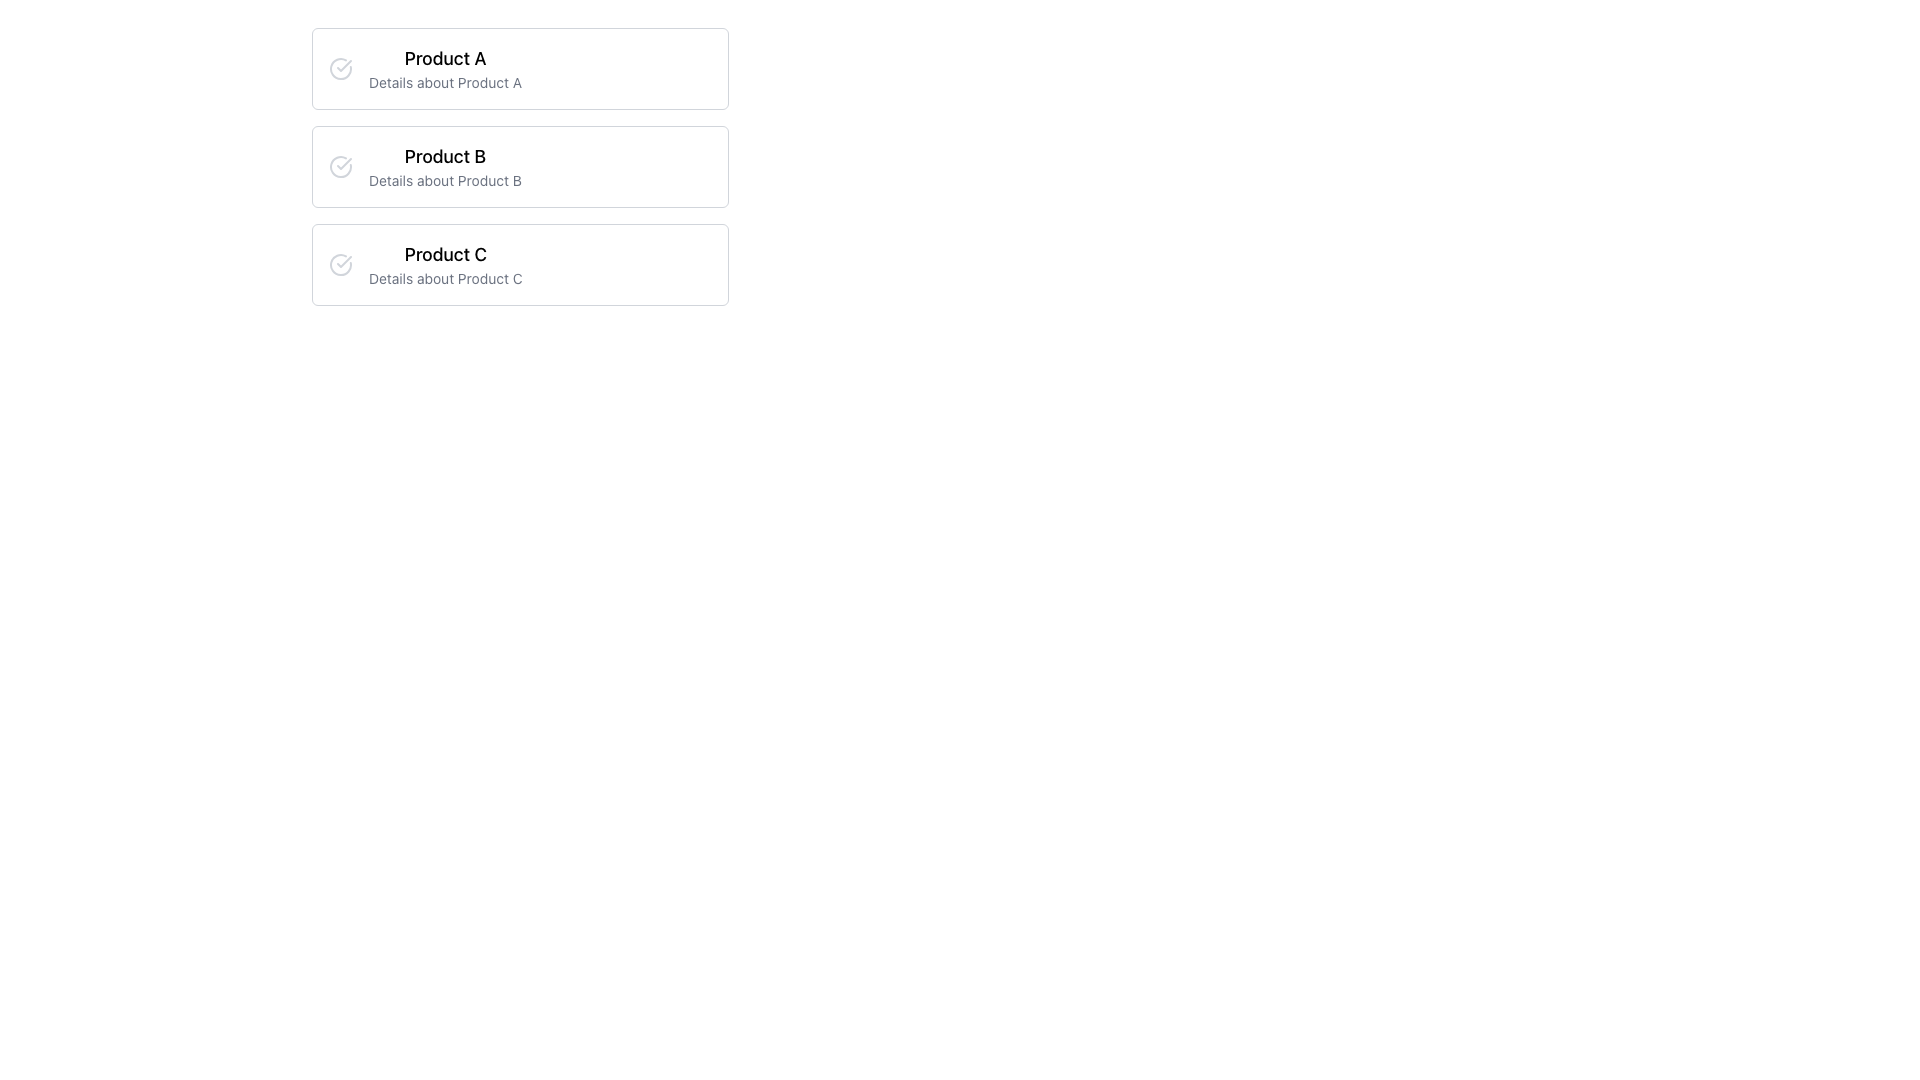 The width and height of the screenshot is (1920, 1080). Describe the element at coordinates (444, 82) in the screenshot. I see `the text label displaying 'Details about Product A', which is a smaller, grey text located directly below 'Product A'` at that location.